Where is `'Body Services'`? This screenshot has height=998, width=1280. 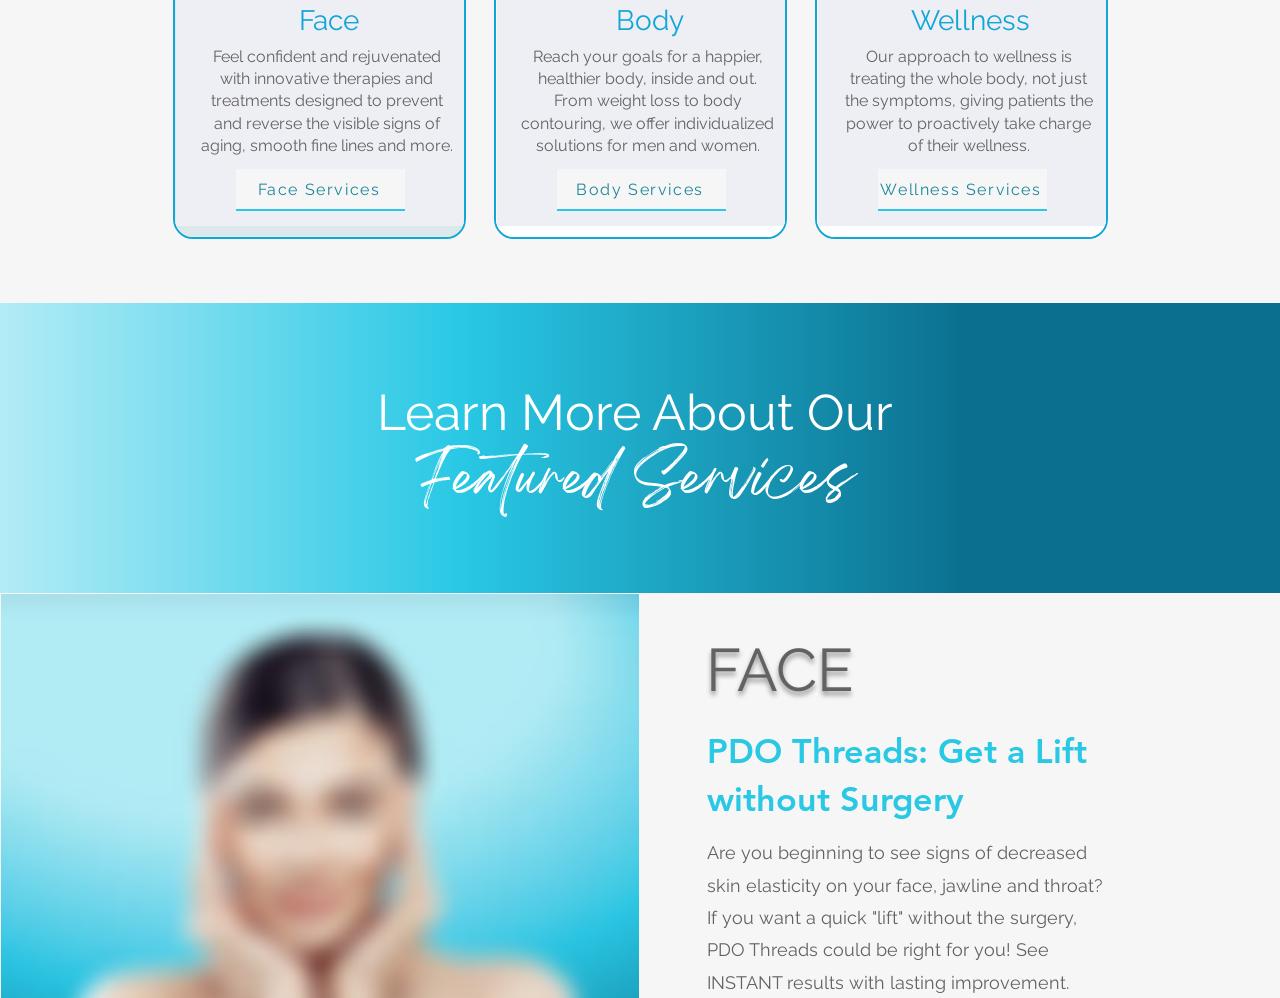 'Body Services' is located at coordinates (638, 187).